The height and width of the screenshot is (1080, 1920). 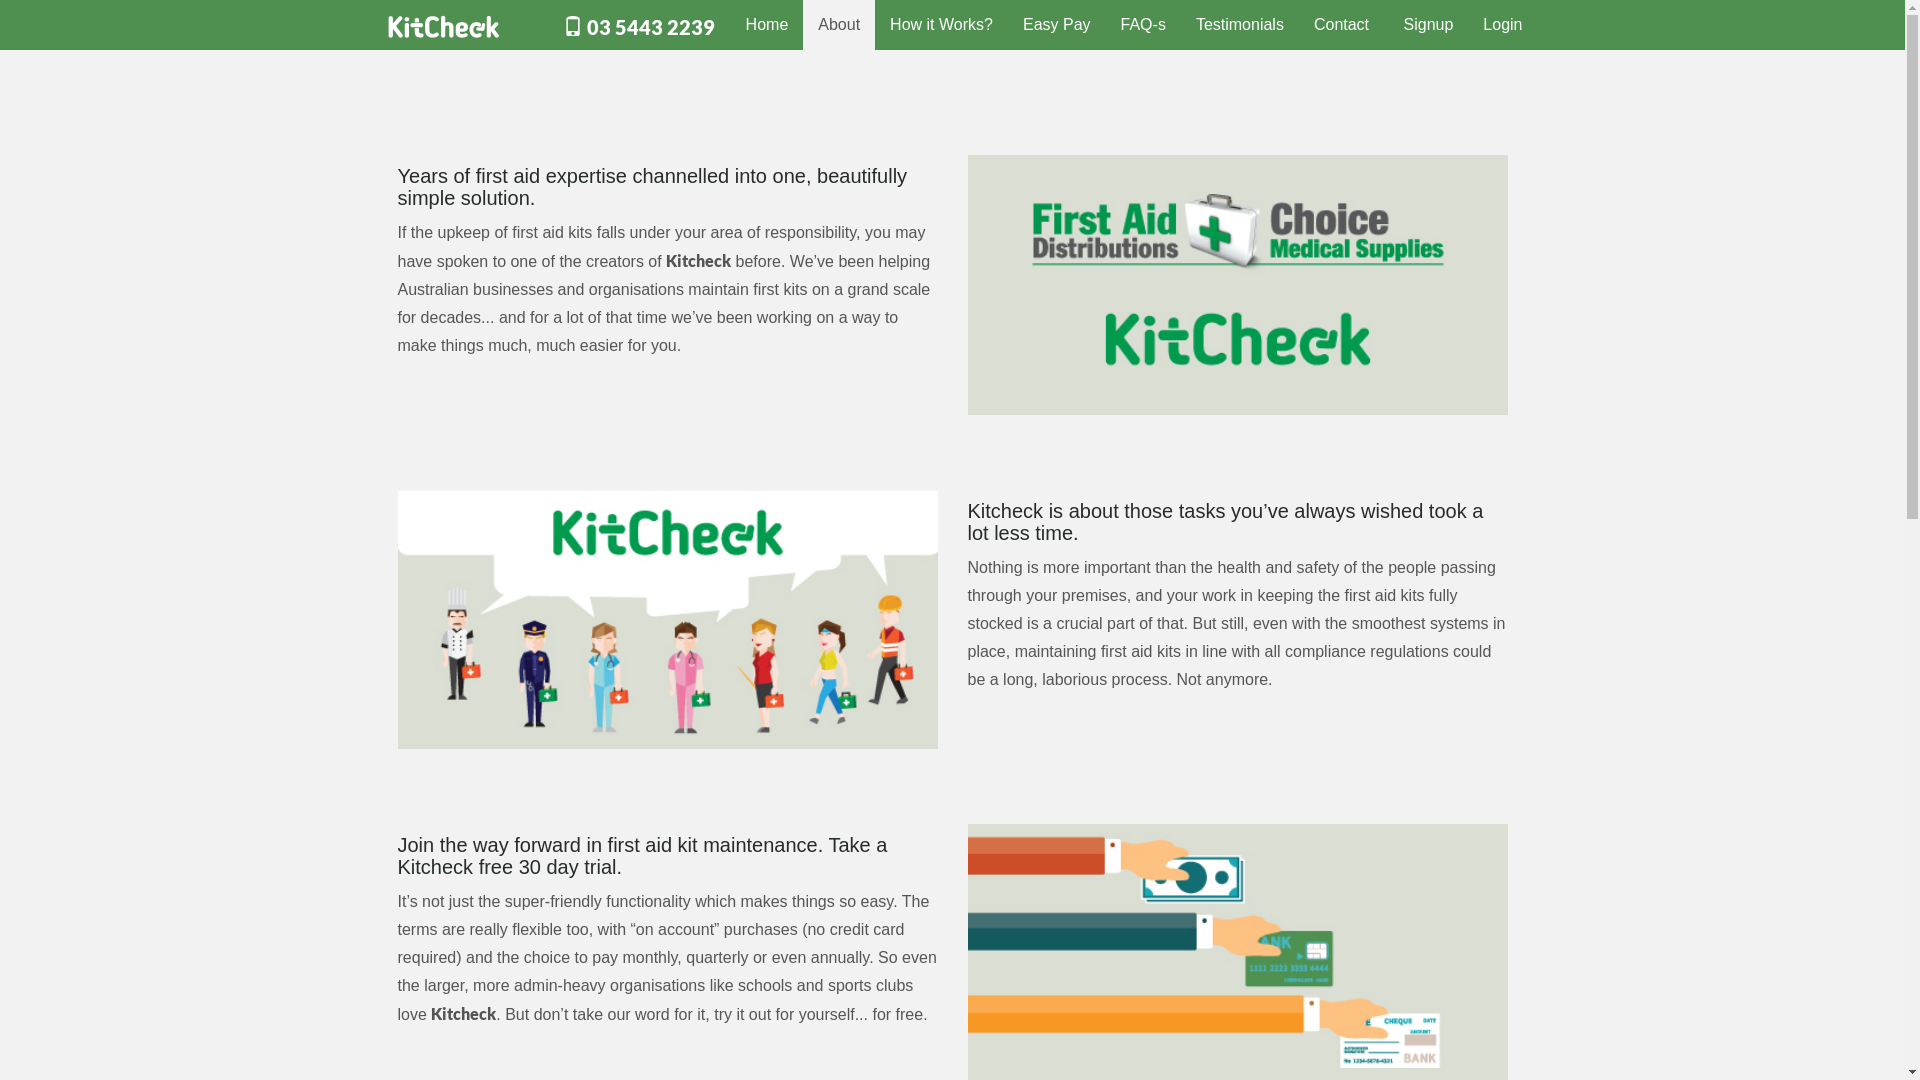 I want to click on 'How it Works?', so click(x=940, y=24).